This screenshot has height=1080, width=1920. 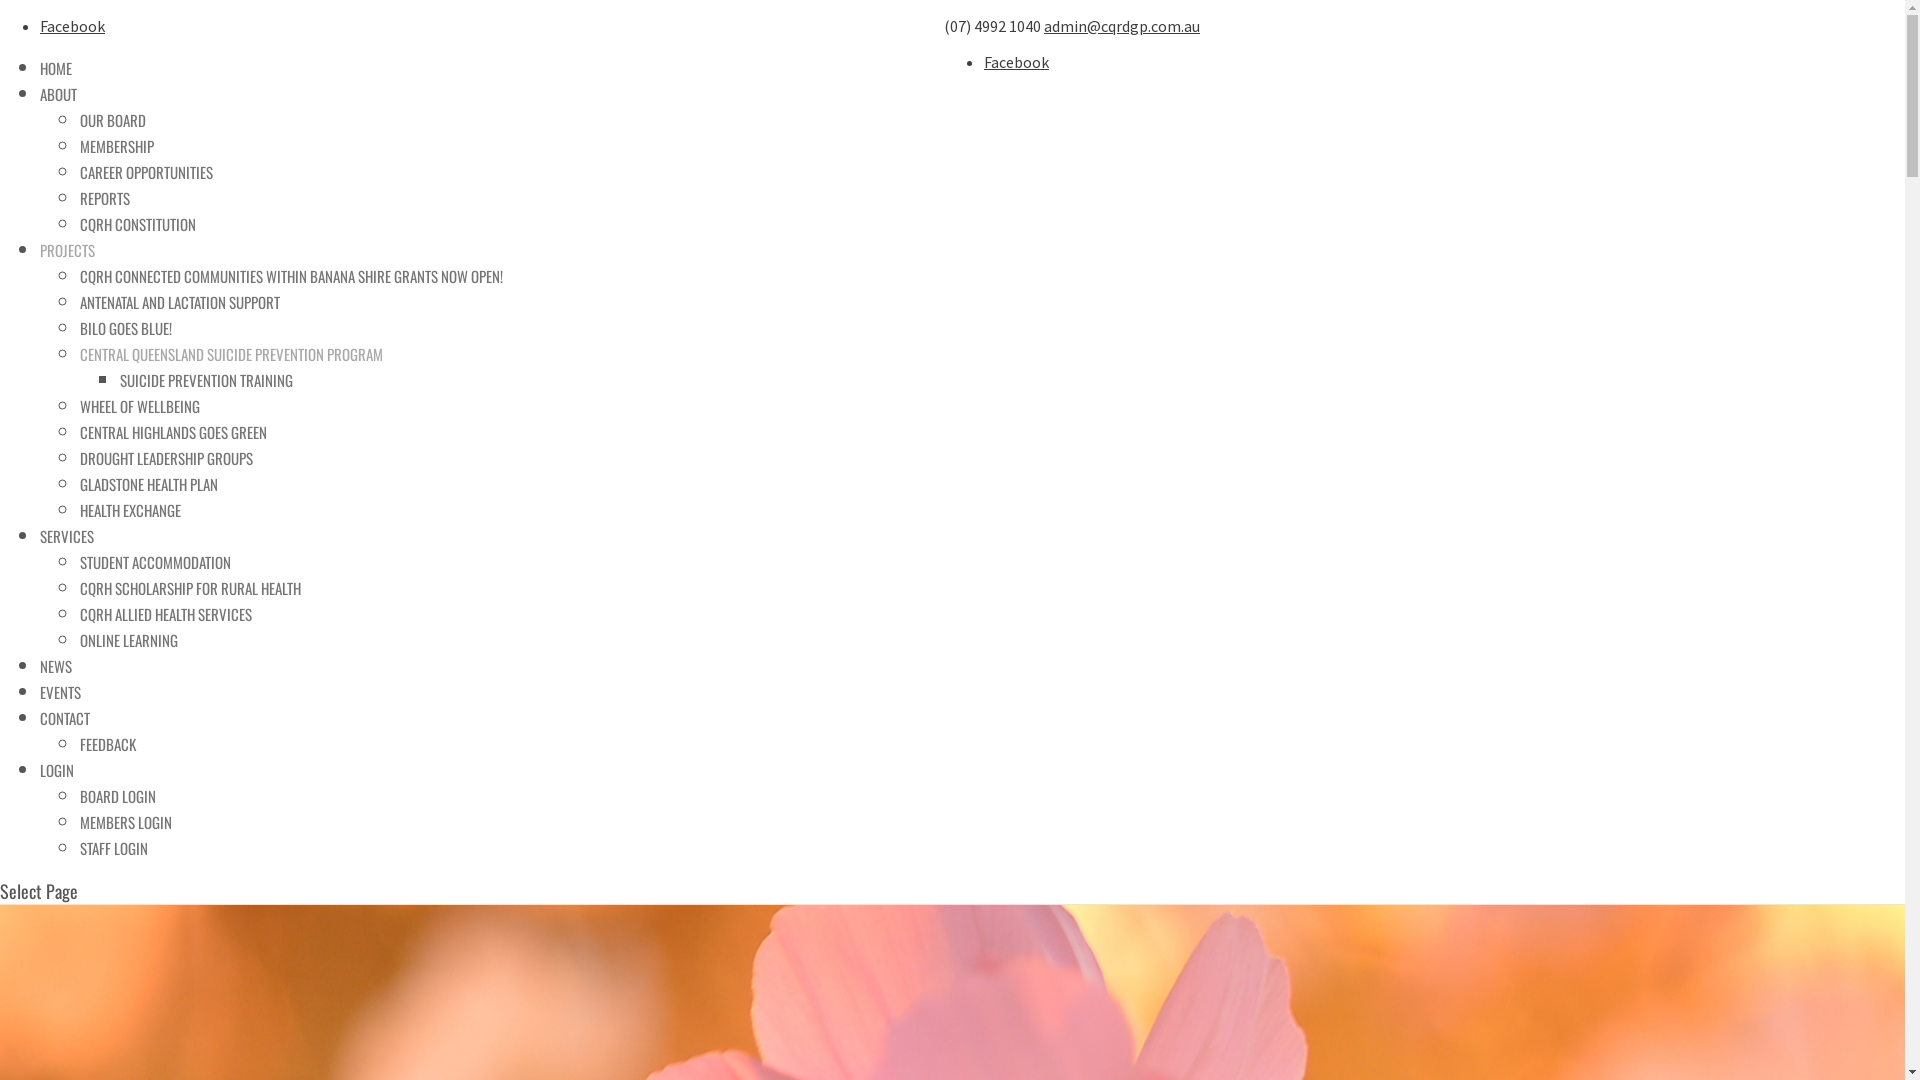 I want to click on 'ANTENATAL AND LACTATION SUPPORT', so click(x=180, y=301).